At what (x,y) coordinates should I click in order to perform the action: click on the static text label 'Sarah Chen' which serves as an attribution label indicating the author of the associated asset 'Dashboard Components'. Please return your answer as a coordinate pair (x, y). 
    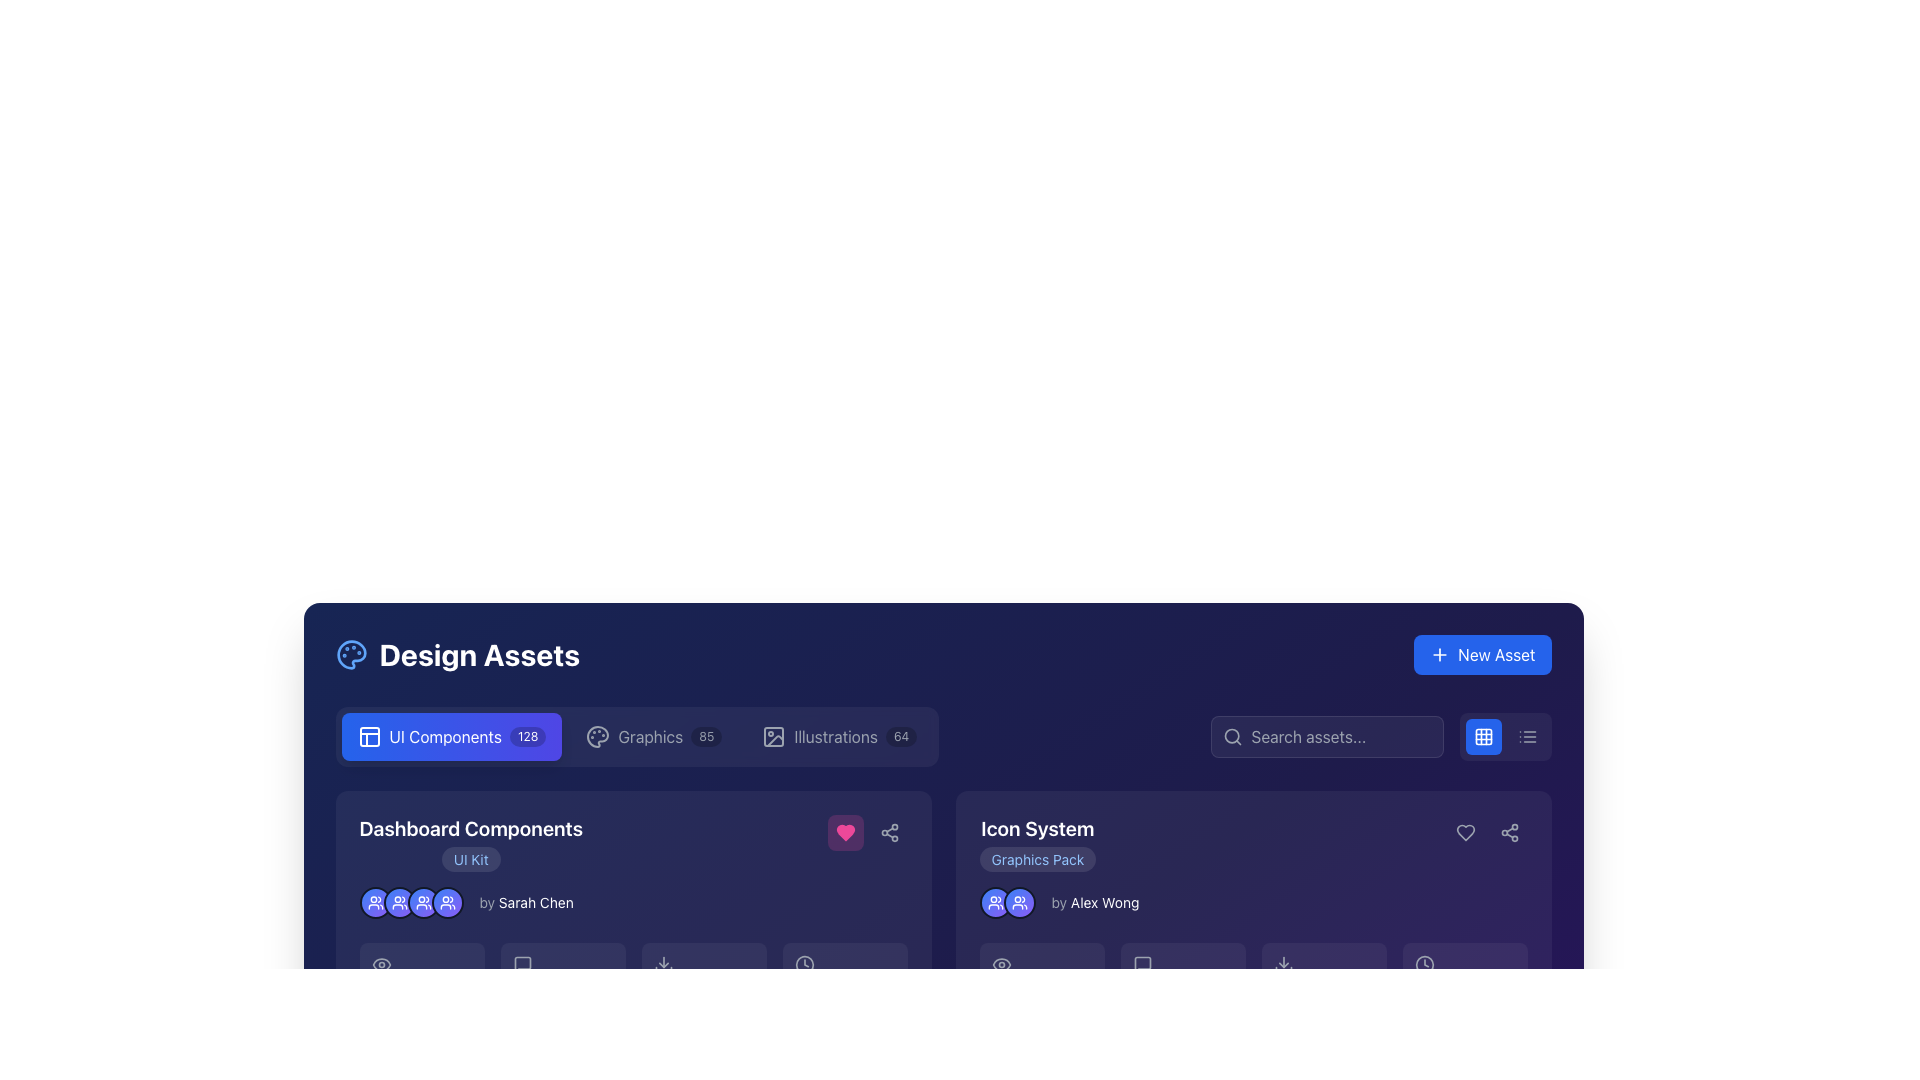
    Looking at the image, I should click on (536, 902).